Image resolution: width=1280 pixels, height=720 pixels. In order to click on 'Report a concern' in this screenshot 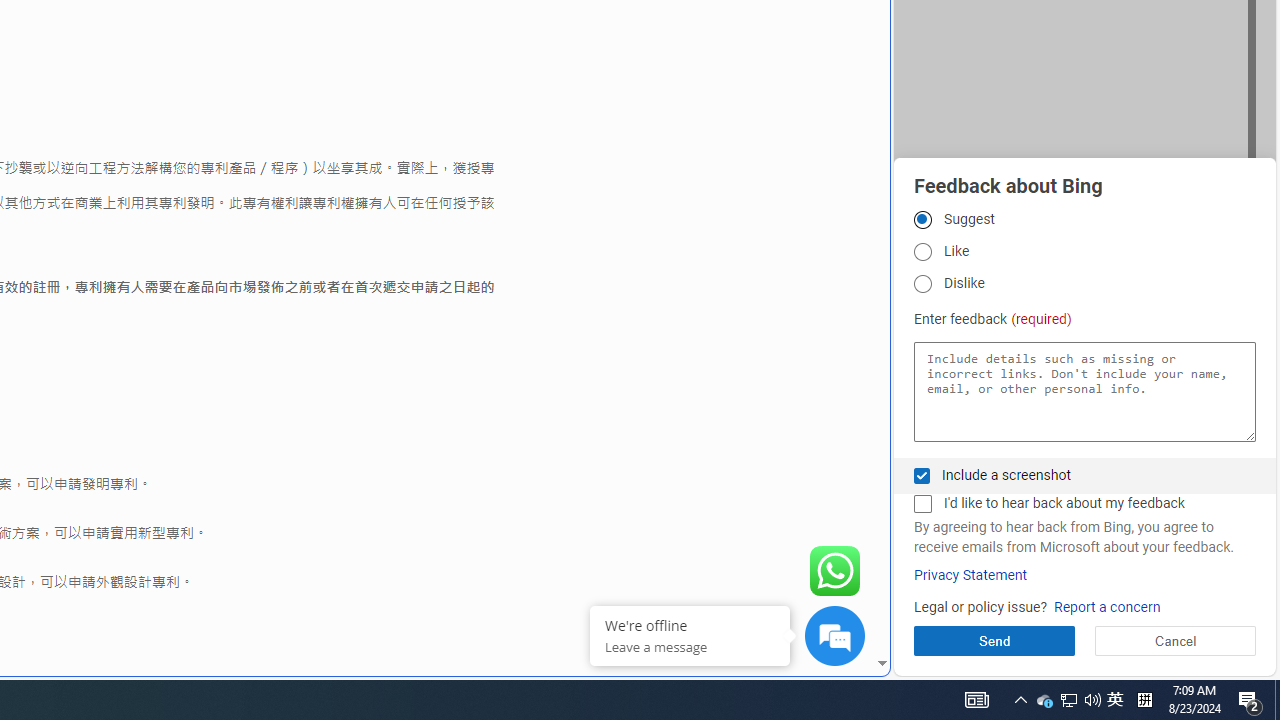, I will do `click(1106, 606)`.